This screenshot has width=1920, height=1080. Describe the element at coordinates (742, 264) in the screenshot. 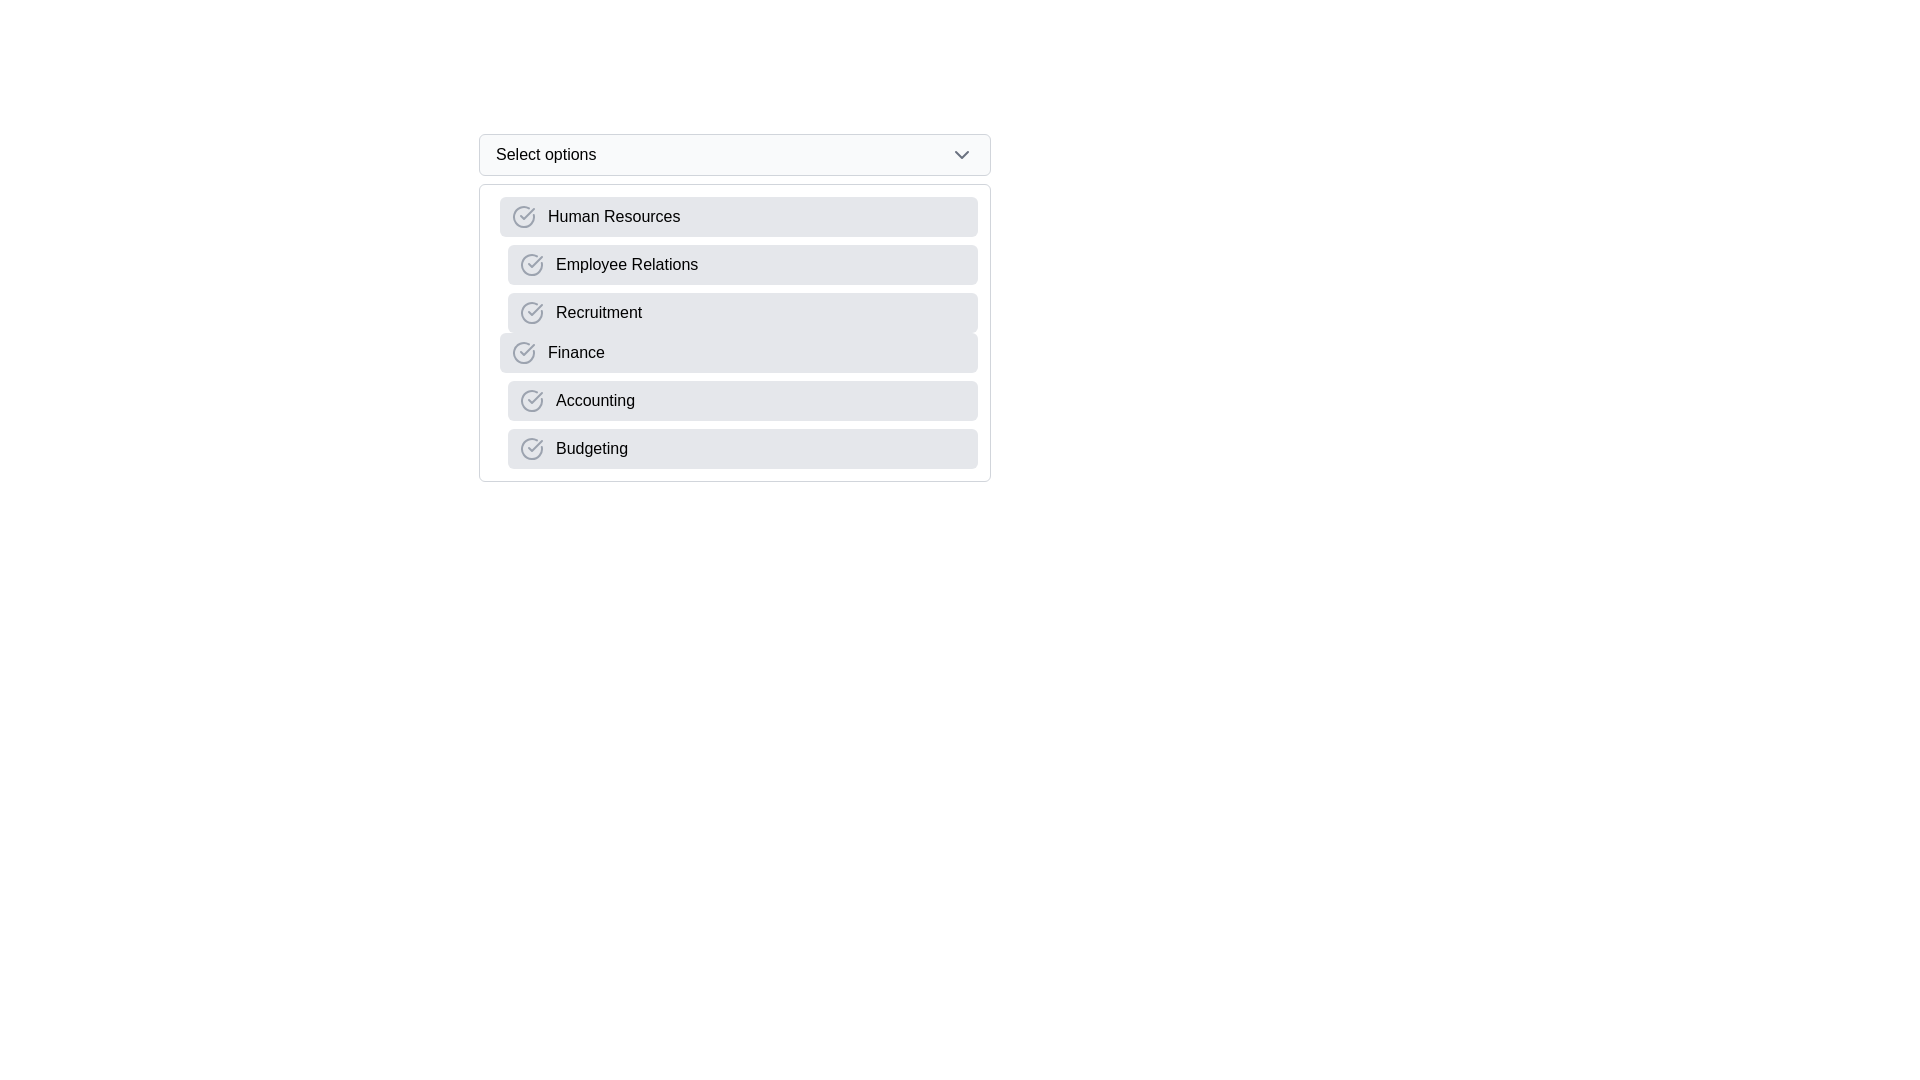

I see `to select the second item in the 'Select options' dropdown list, which is positioned between 'Human Resources' and 'Recruitment'` at that location.